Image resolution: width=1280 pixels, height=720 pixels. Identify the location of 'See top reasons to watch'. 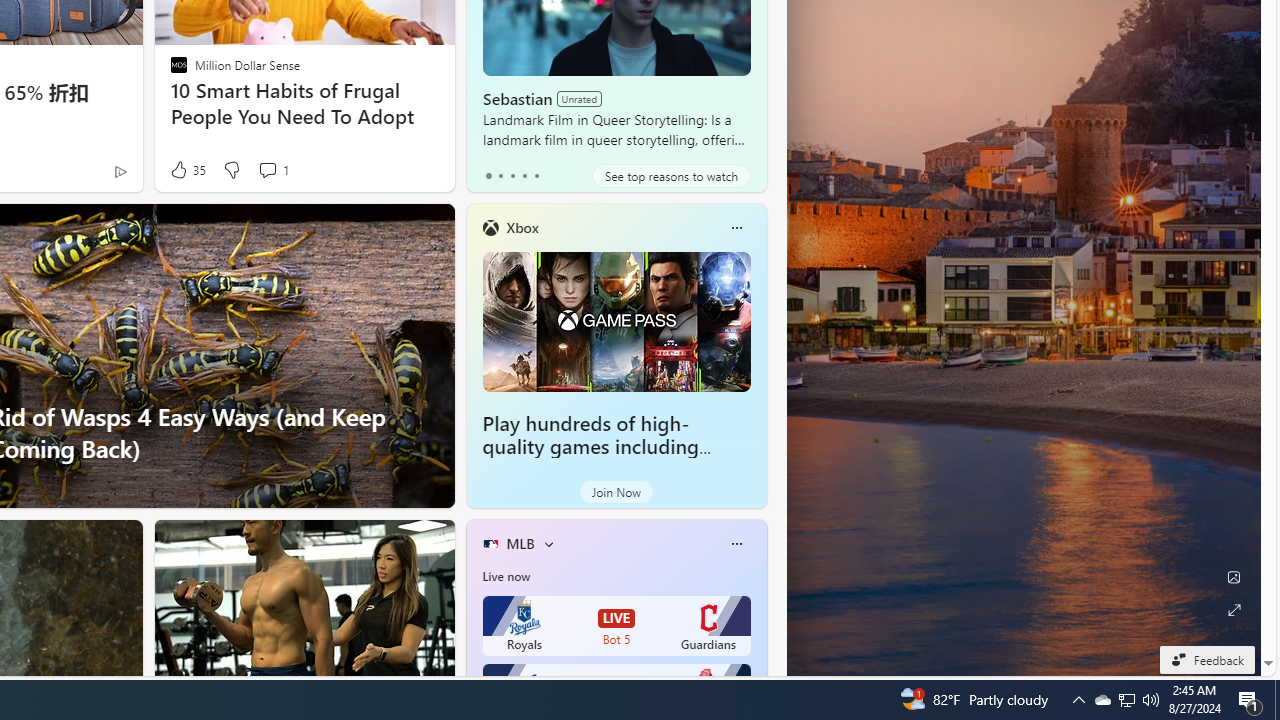
(671, 175).